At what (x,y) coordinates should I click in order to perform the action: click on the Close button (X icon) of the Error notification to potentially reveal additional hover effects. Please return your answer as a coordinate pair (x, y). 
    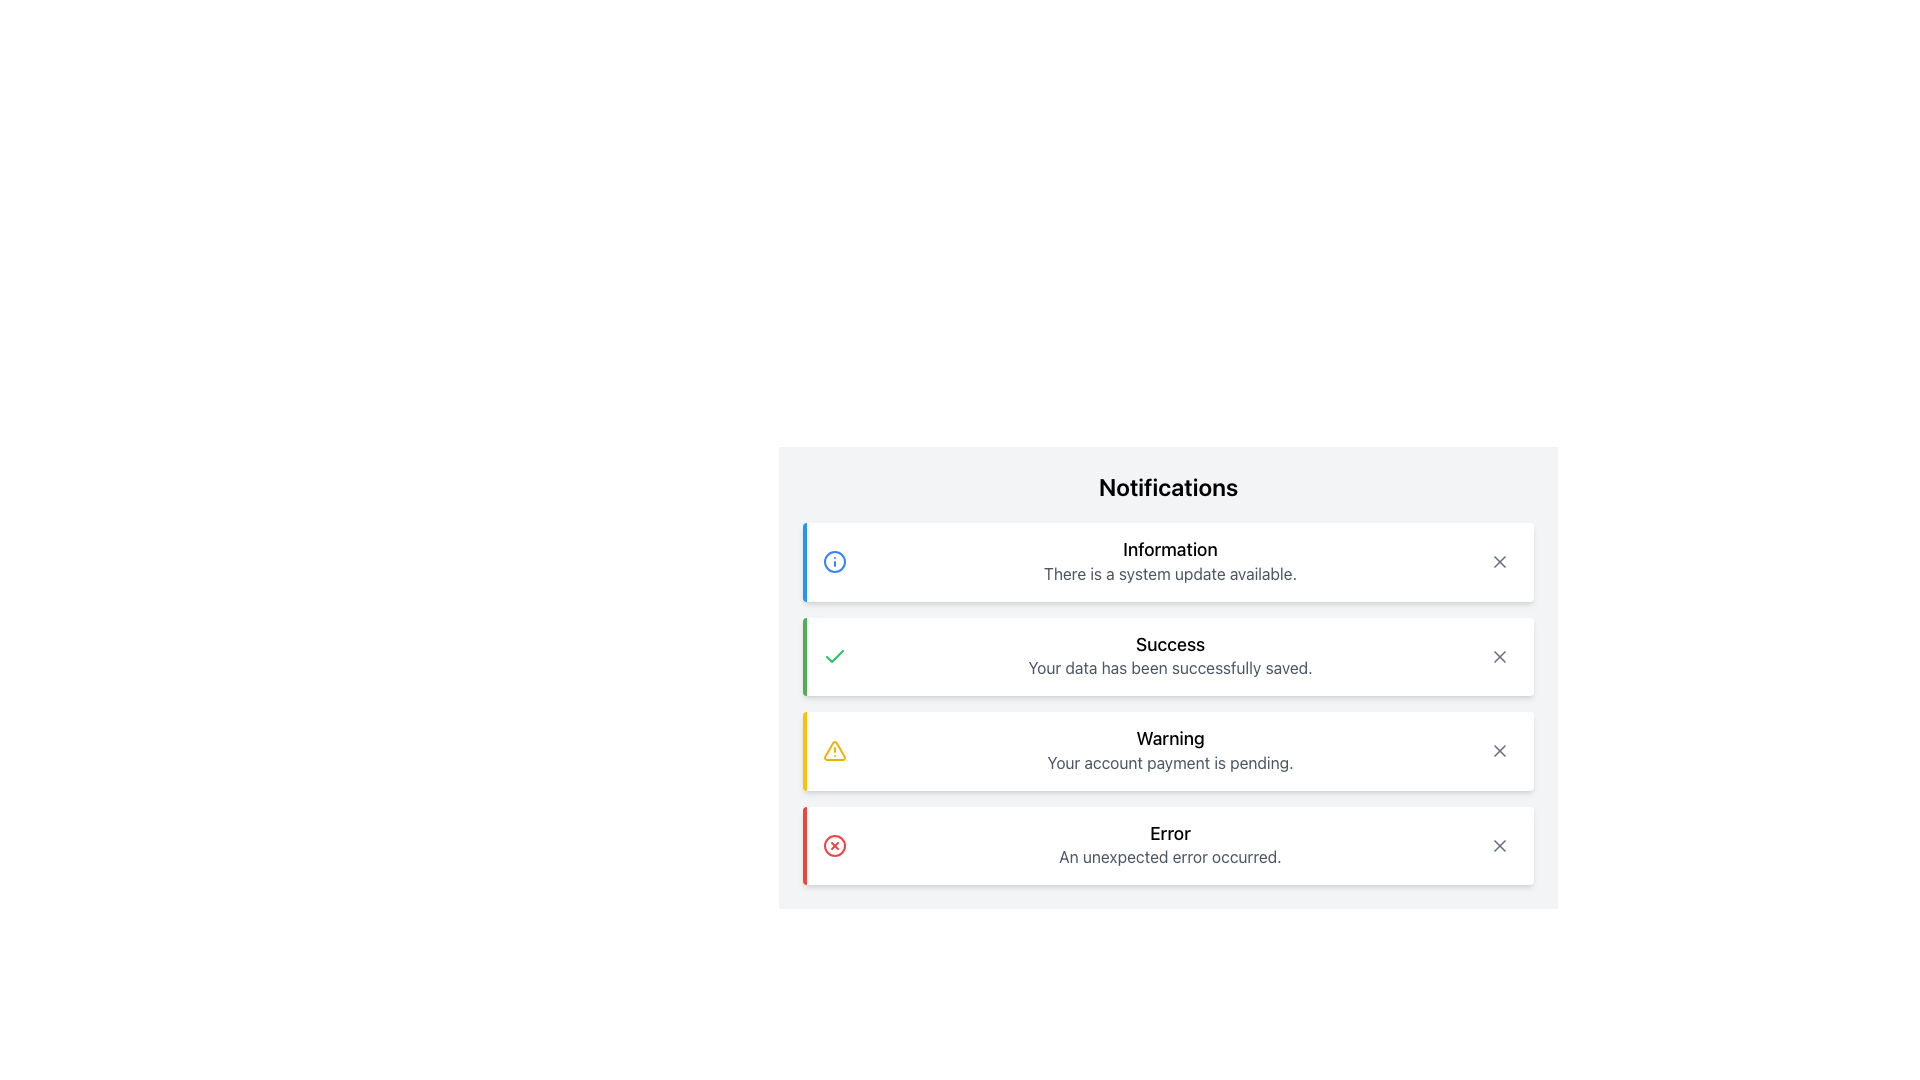
    Looking at the image, I should click on (1499, 844).